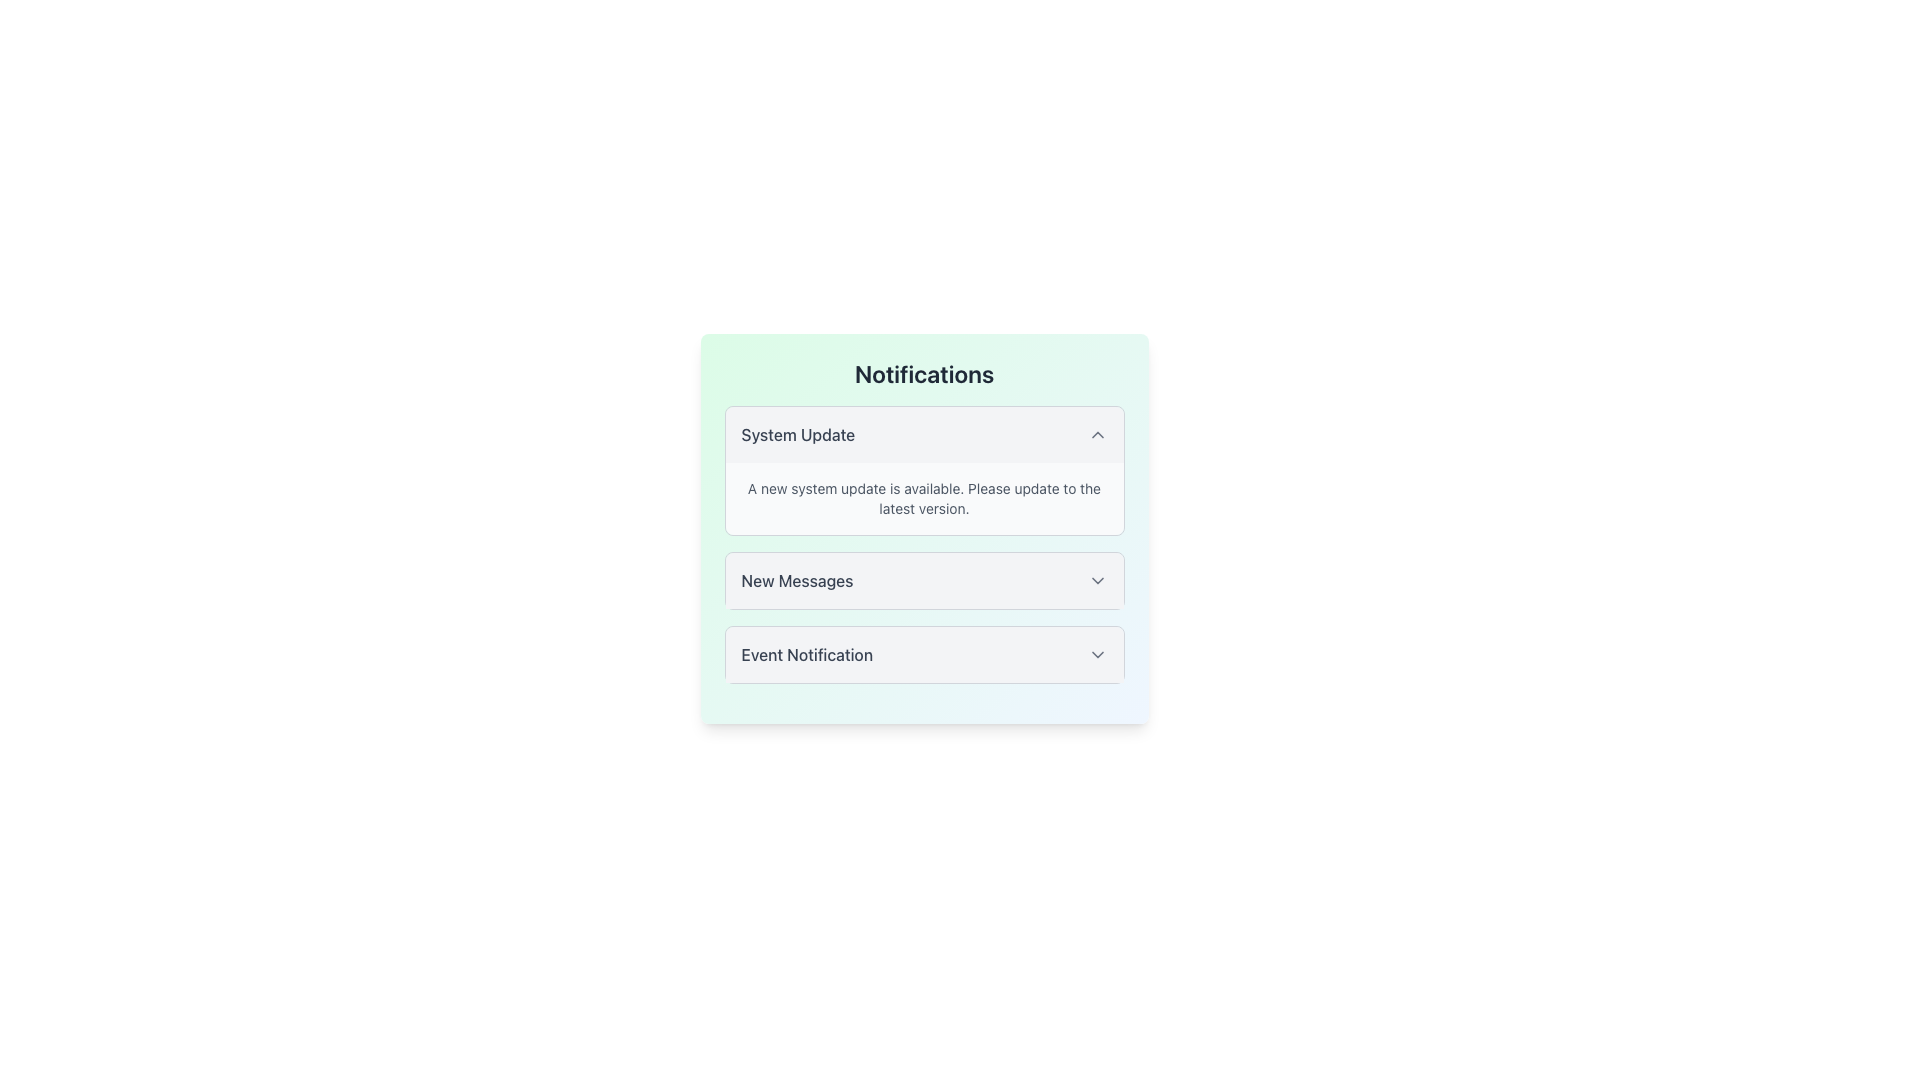  Describe the element at coordinates (807, 655) in the screenshot. I see `the 'Event Notification' text label which is styled in medium-weight gray font and centered within a rounded light background box` at that location.